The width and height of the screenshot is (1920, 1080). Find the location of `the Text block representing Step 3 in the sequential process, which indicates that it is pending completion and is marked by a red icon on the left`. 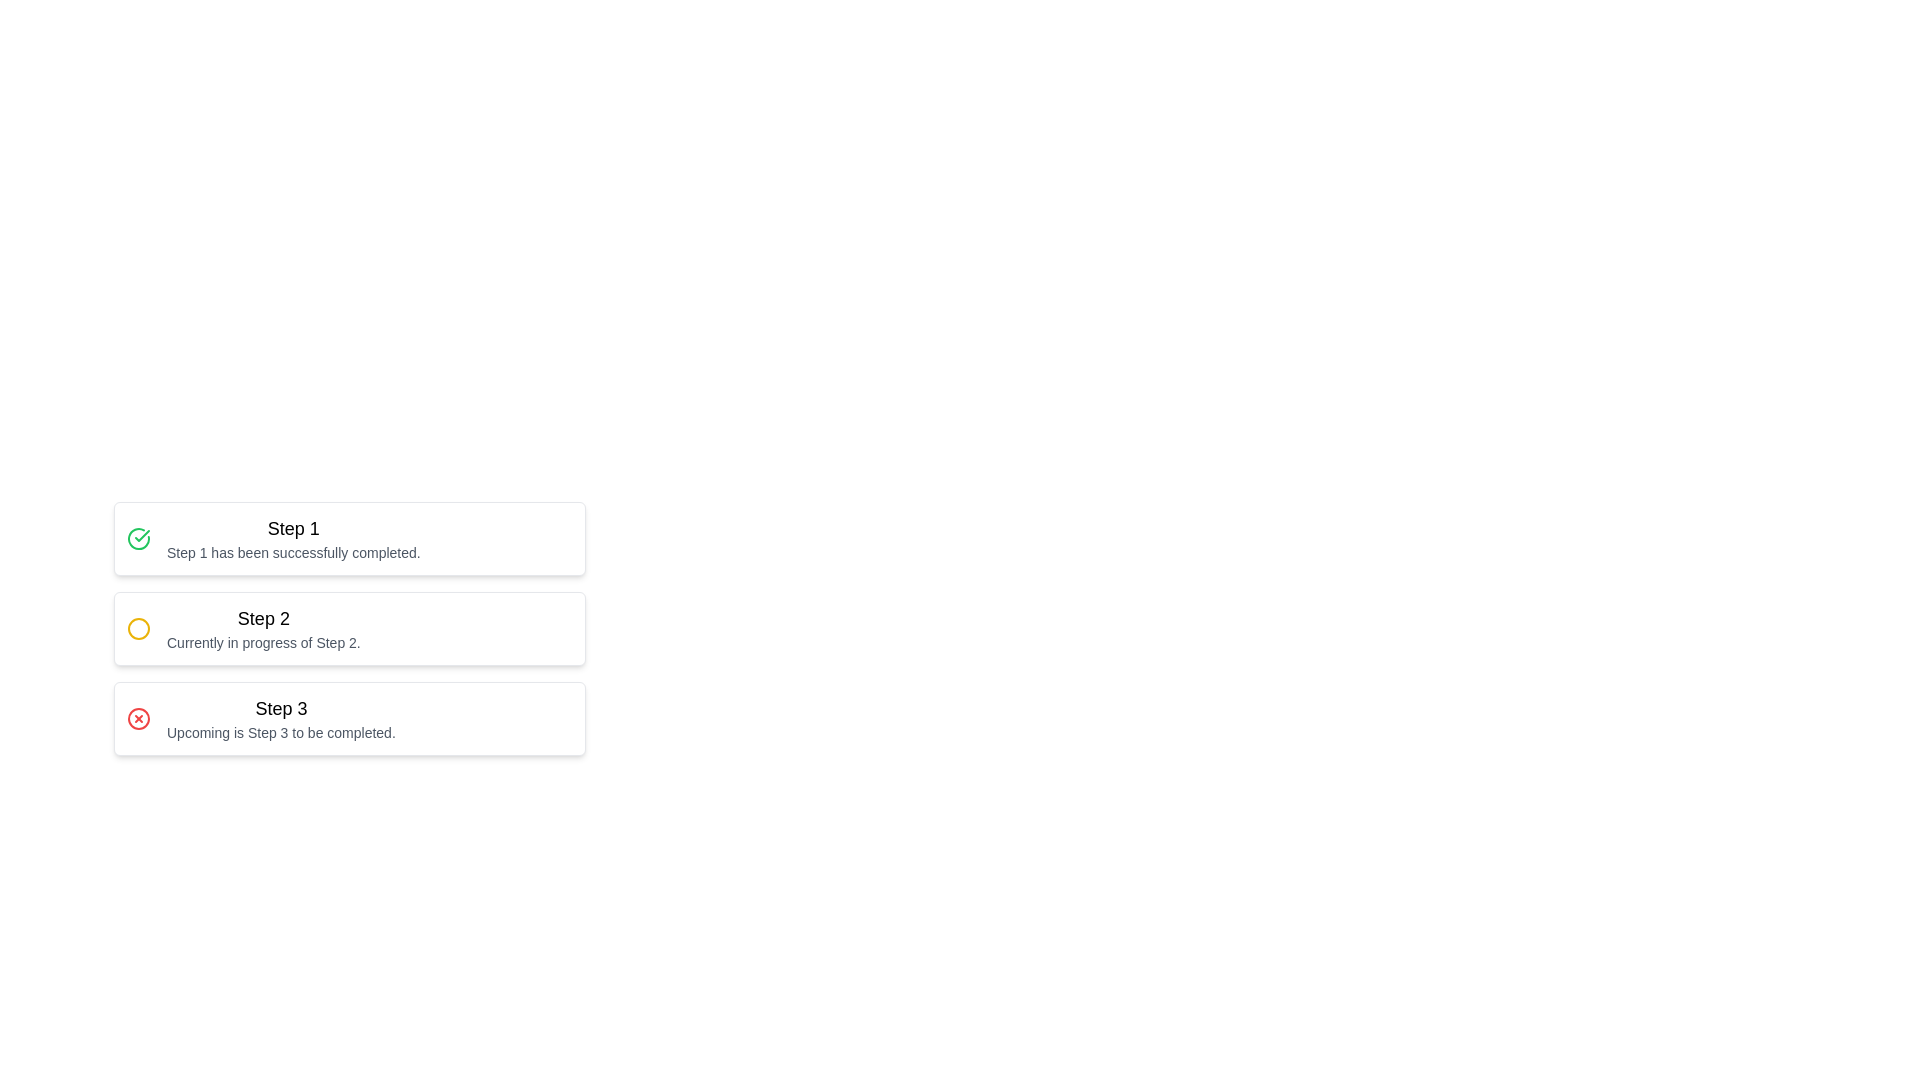

the Text block representing Step 3 in the sequential process, which indicates that it is pending completion and is marked by a red icon on the left is located at coordinates (280, 717).